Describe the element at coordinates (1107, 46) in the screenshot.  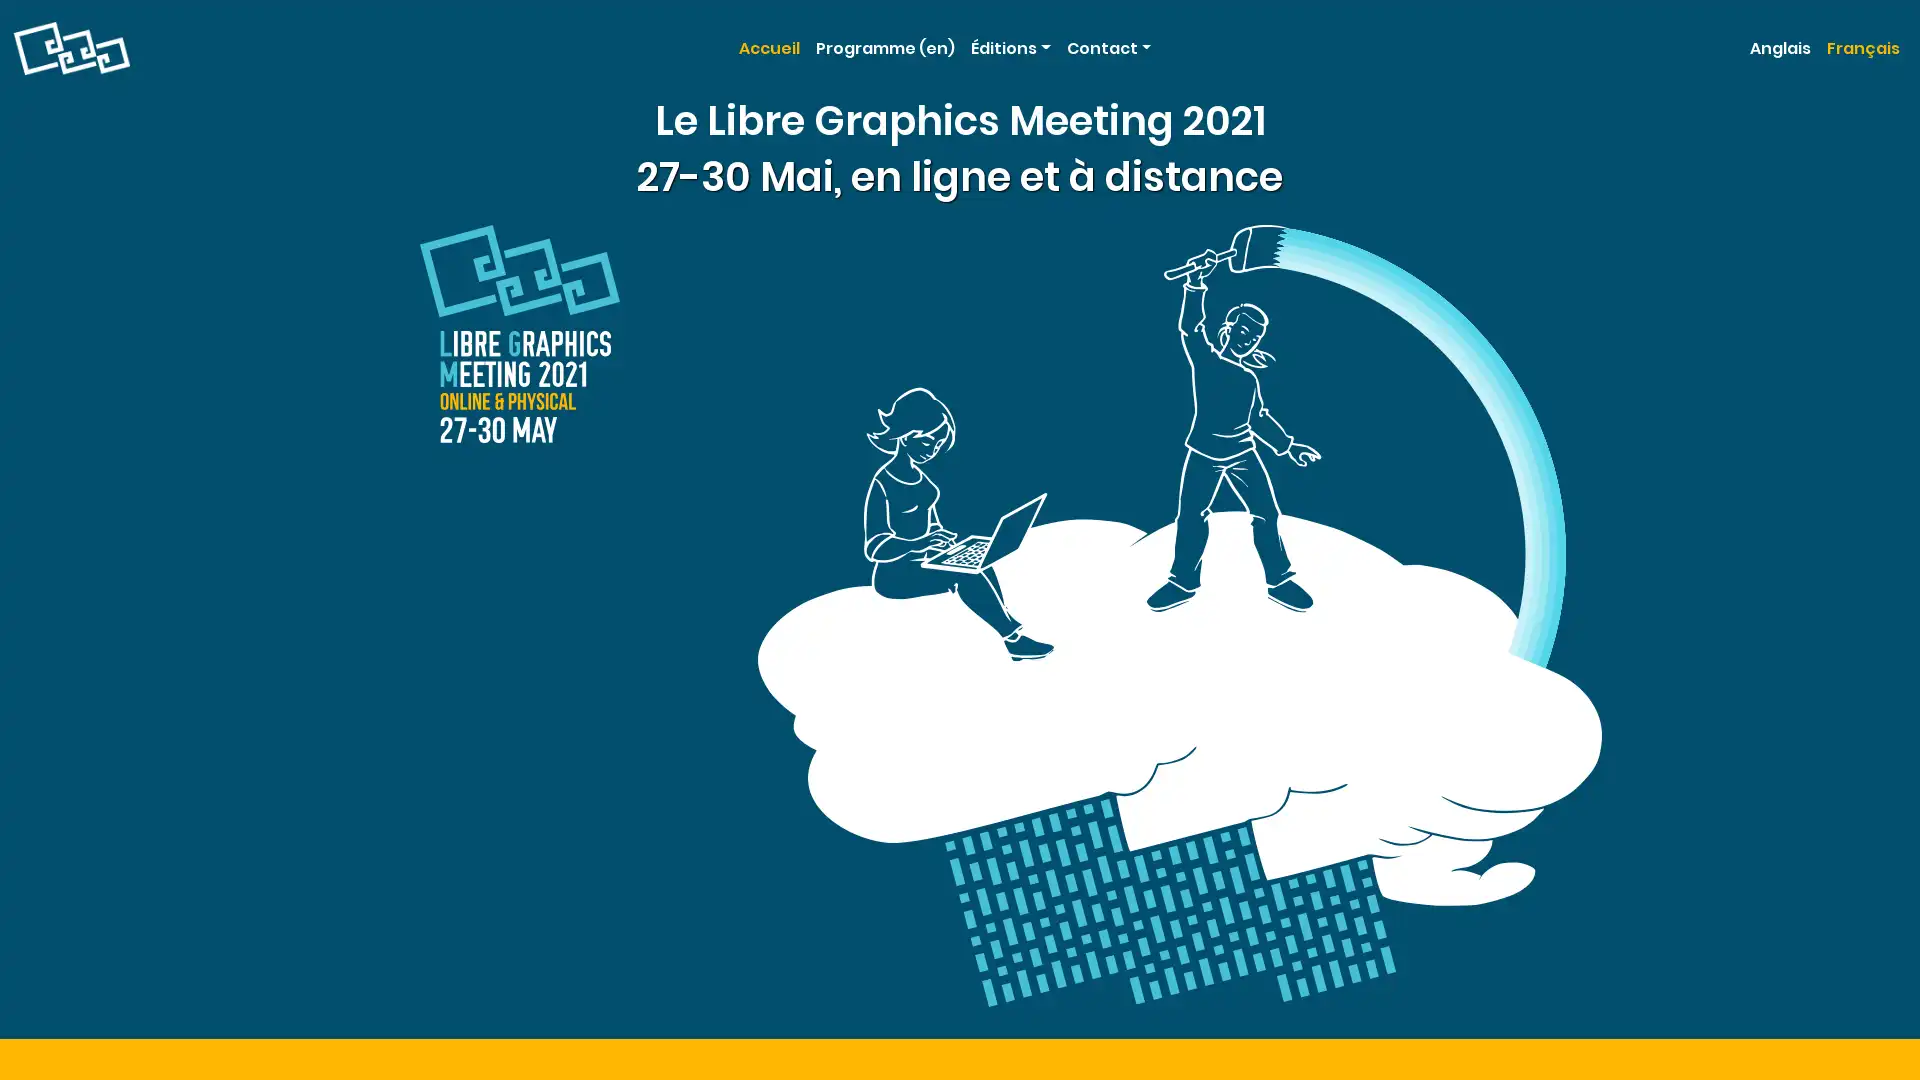
I see `Contact` at that location.